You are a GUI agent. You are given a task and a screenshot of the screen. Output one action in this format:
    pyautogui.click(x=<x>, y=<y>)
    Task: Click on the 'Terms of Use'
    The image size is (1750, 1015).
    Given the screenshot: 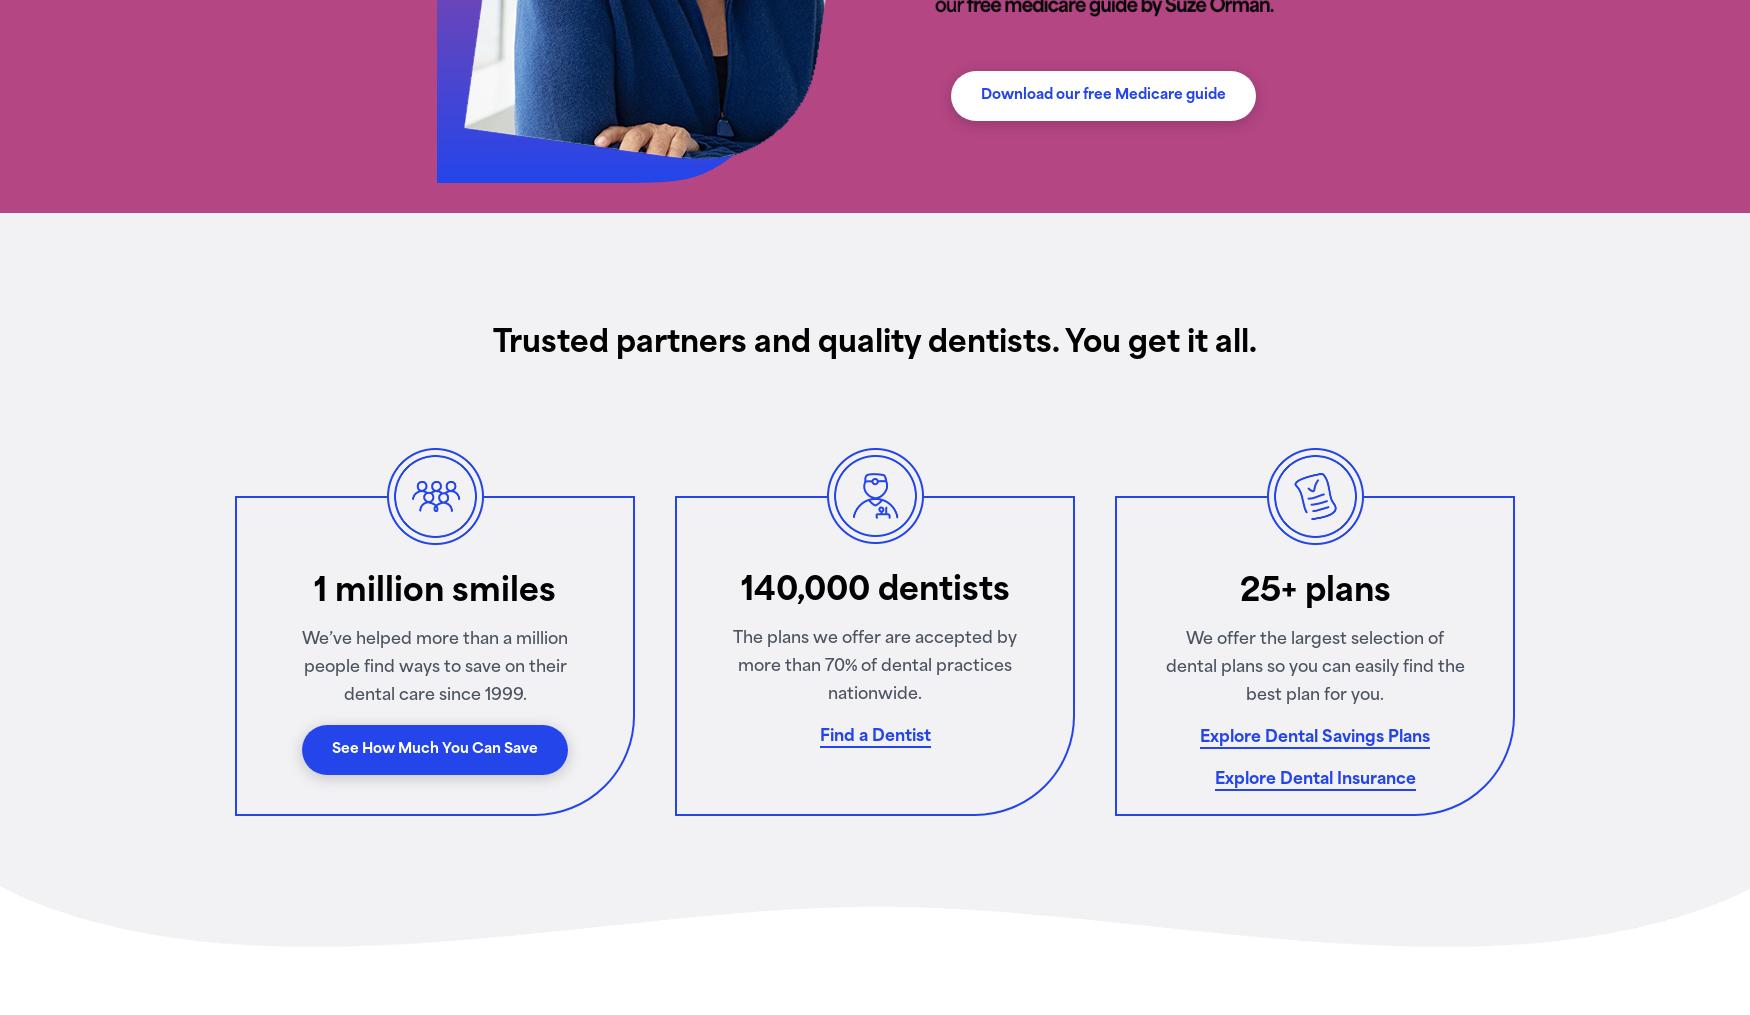 What is the action you would take?
    pyautogui.click(x=394, y=718)
    